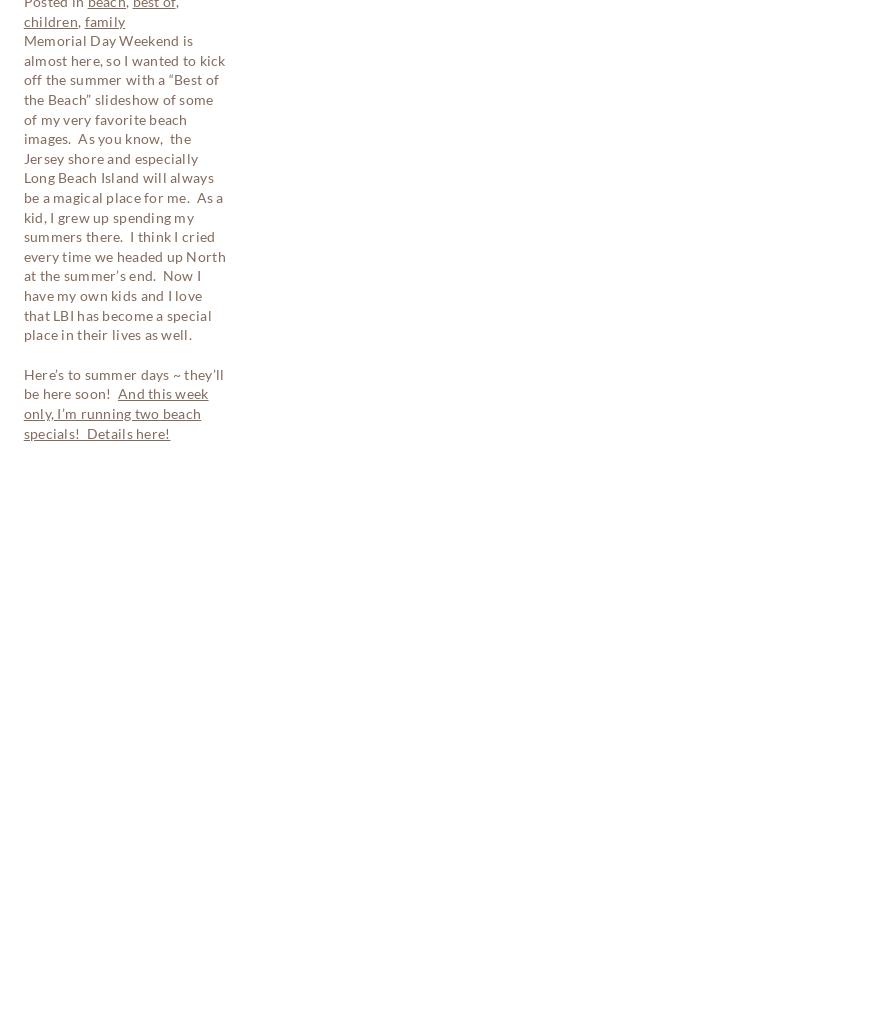 The height and width of the screenshot is (1018, 888). What do you see at coordinates (122, 768) in the screenshot?
I see `'Get a FREE On-Location Newborn Session'` at bounding box center [122, 768].